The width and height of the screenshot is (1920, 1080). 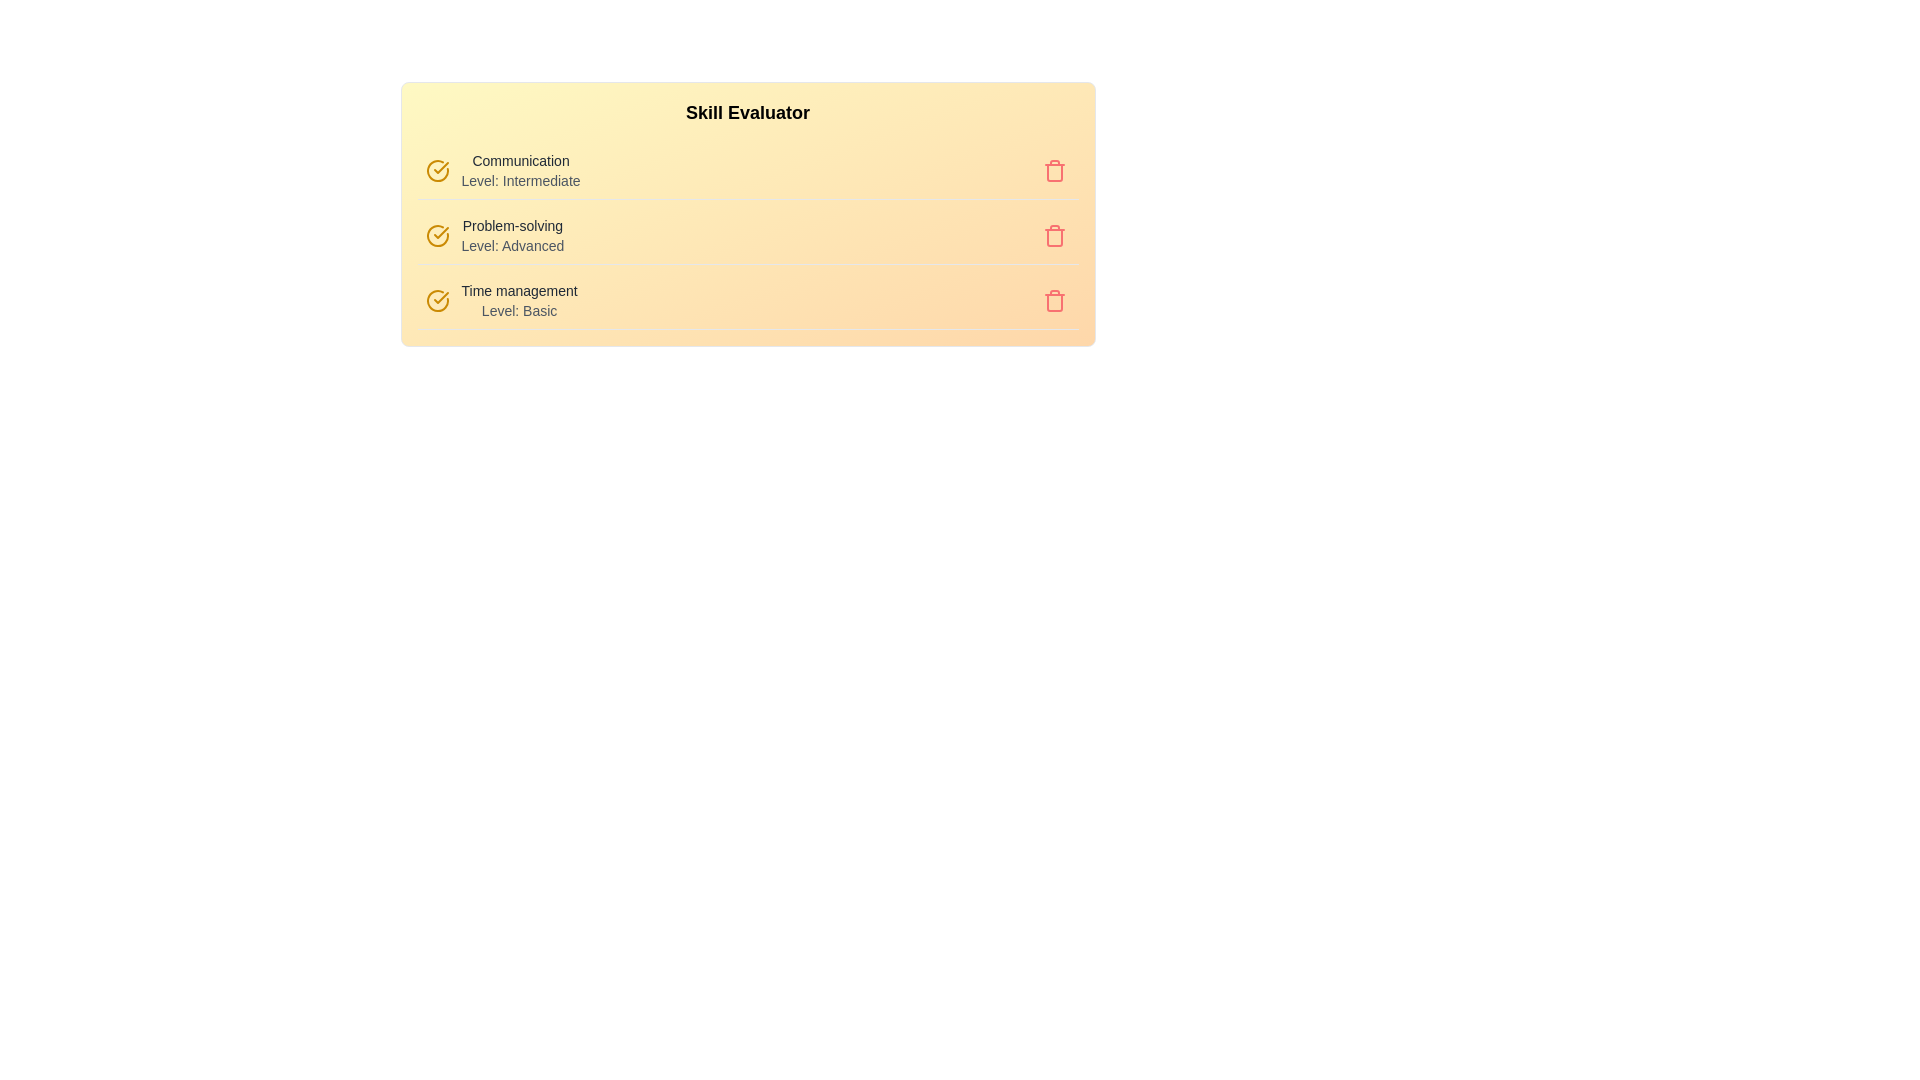 What do you see at coordinates (436, 234) in the screenshot?
I see `the skill icon for Problem-solving to focus on it` at bounding box center [436, 234].